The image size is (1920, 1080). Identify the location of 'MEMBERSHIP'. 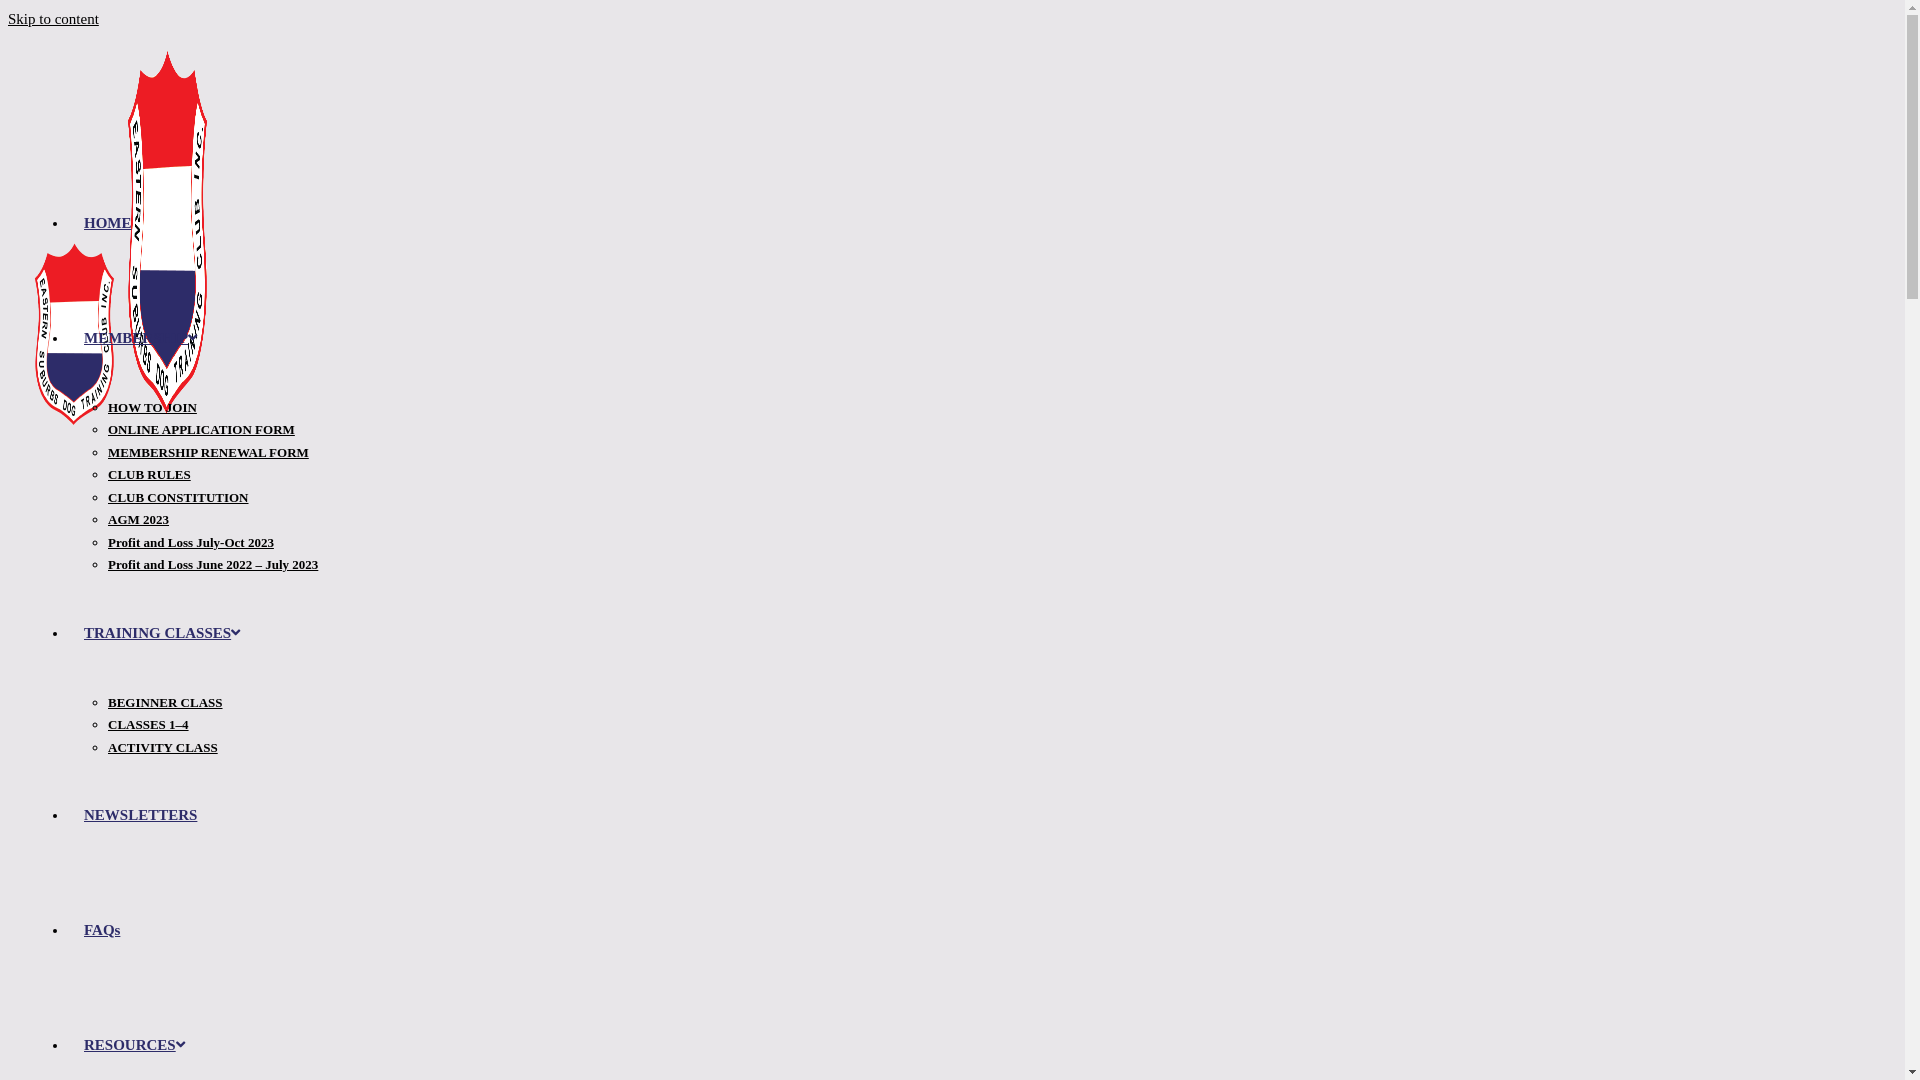
(139, 337).